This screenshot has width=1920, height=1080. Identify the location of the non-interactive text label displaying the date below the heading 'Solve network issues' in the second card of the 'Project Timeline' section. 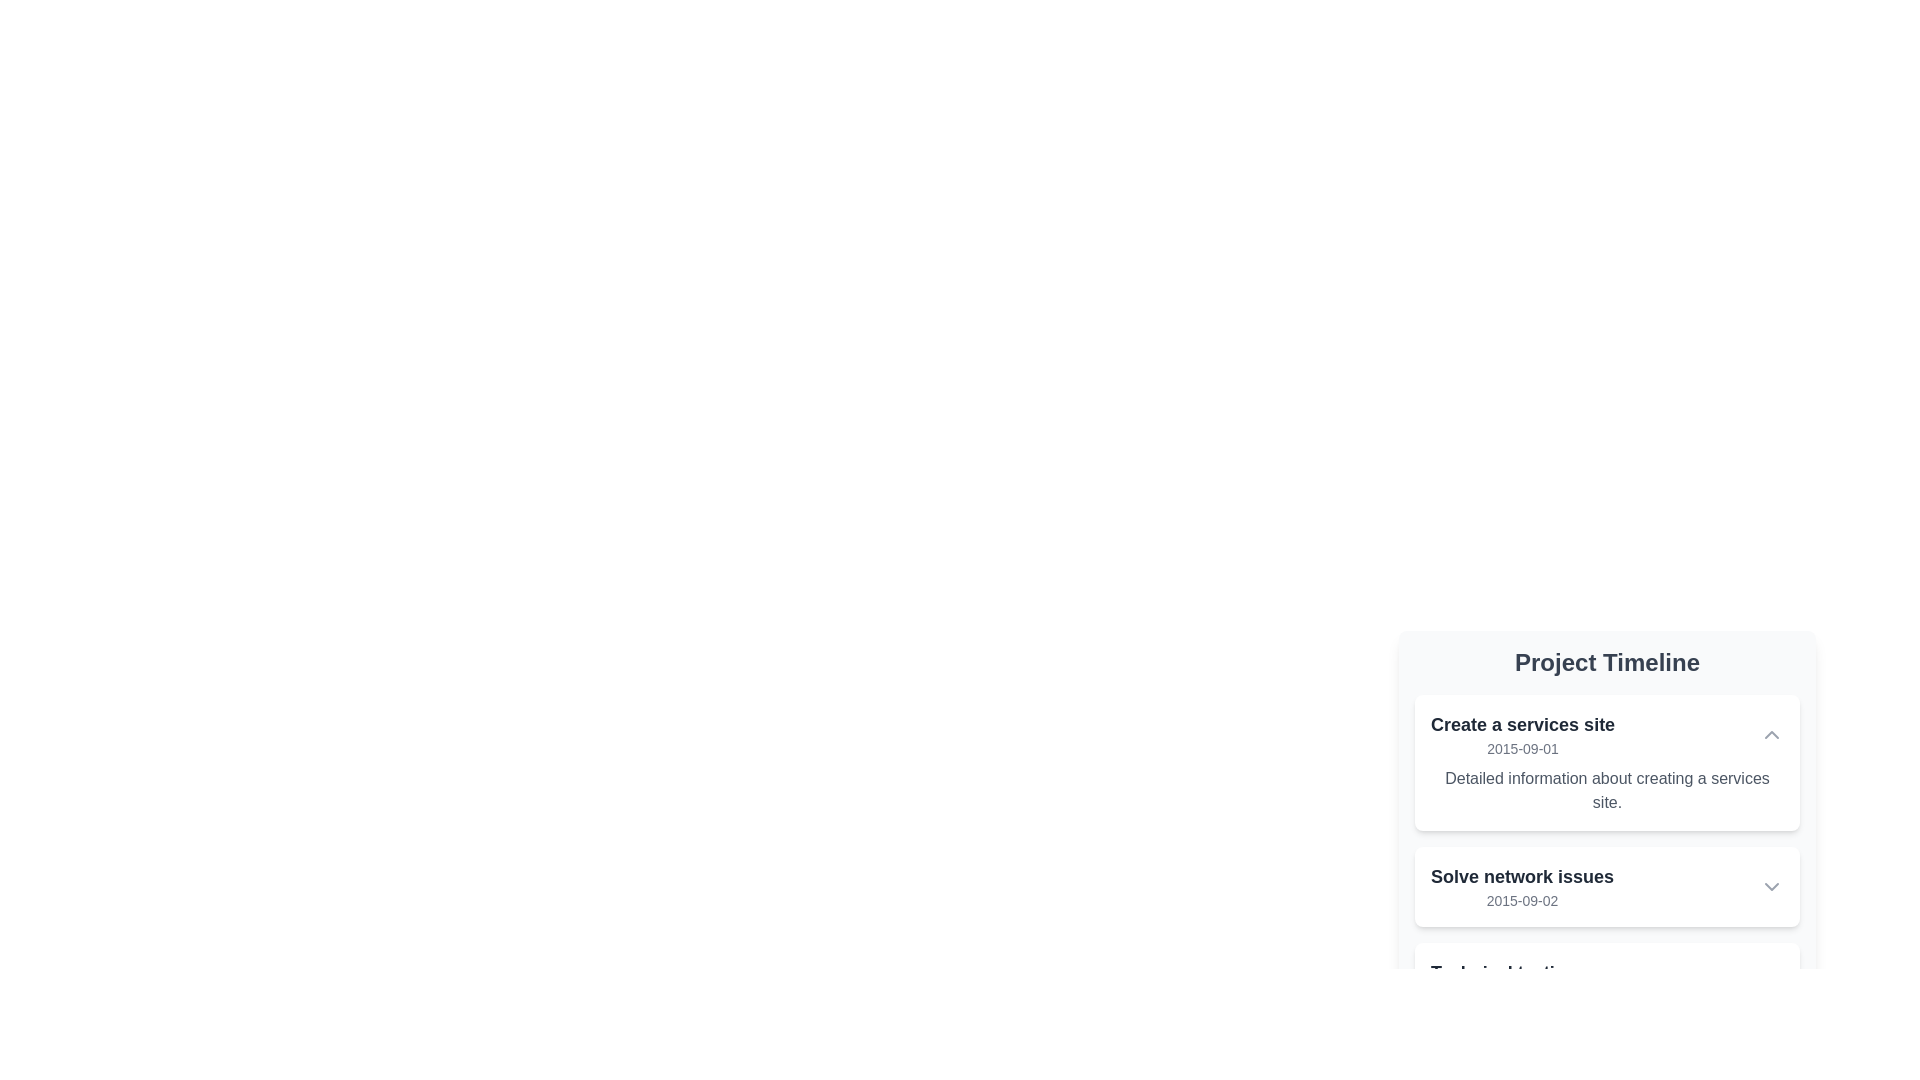
(1521, 901).